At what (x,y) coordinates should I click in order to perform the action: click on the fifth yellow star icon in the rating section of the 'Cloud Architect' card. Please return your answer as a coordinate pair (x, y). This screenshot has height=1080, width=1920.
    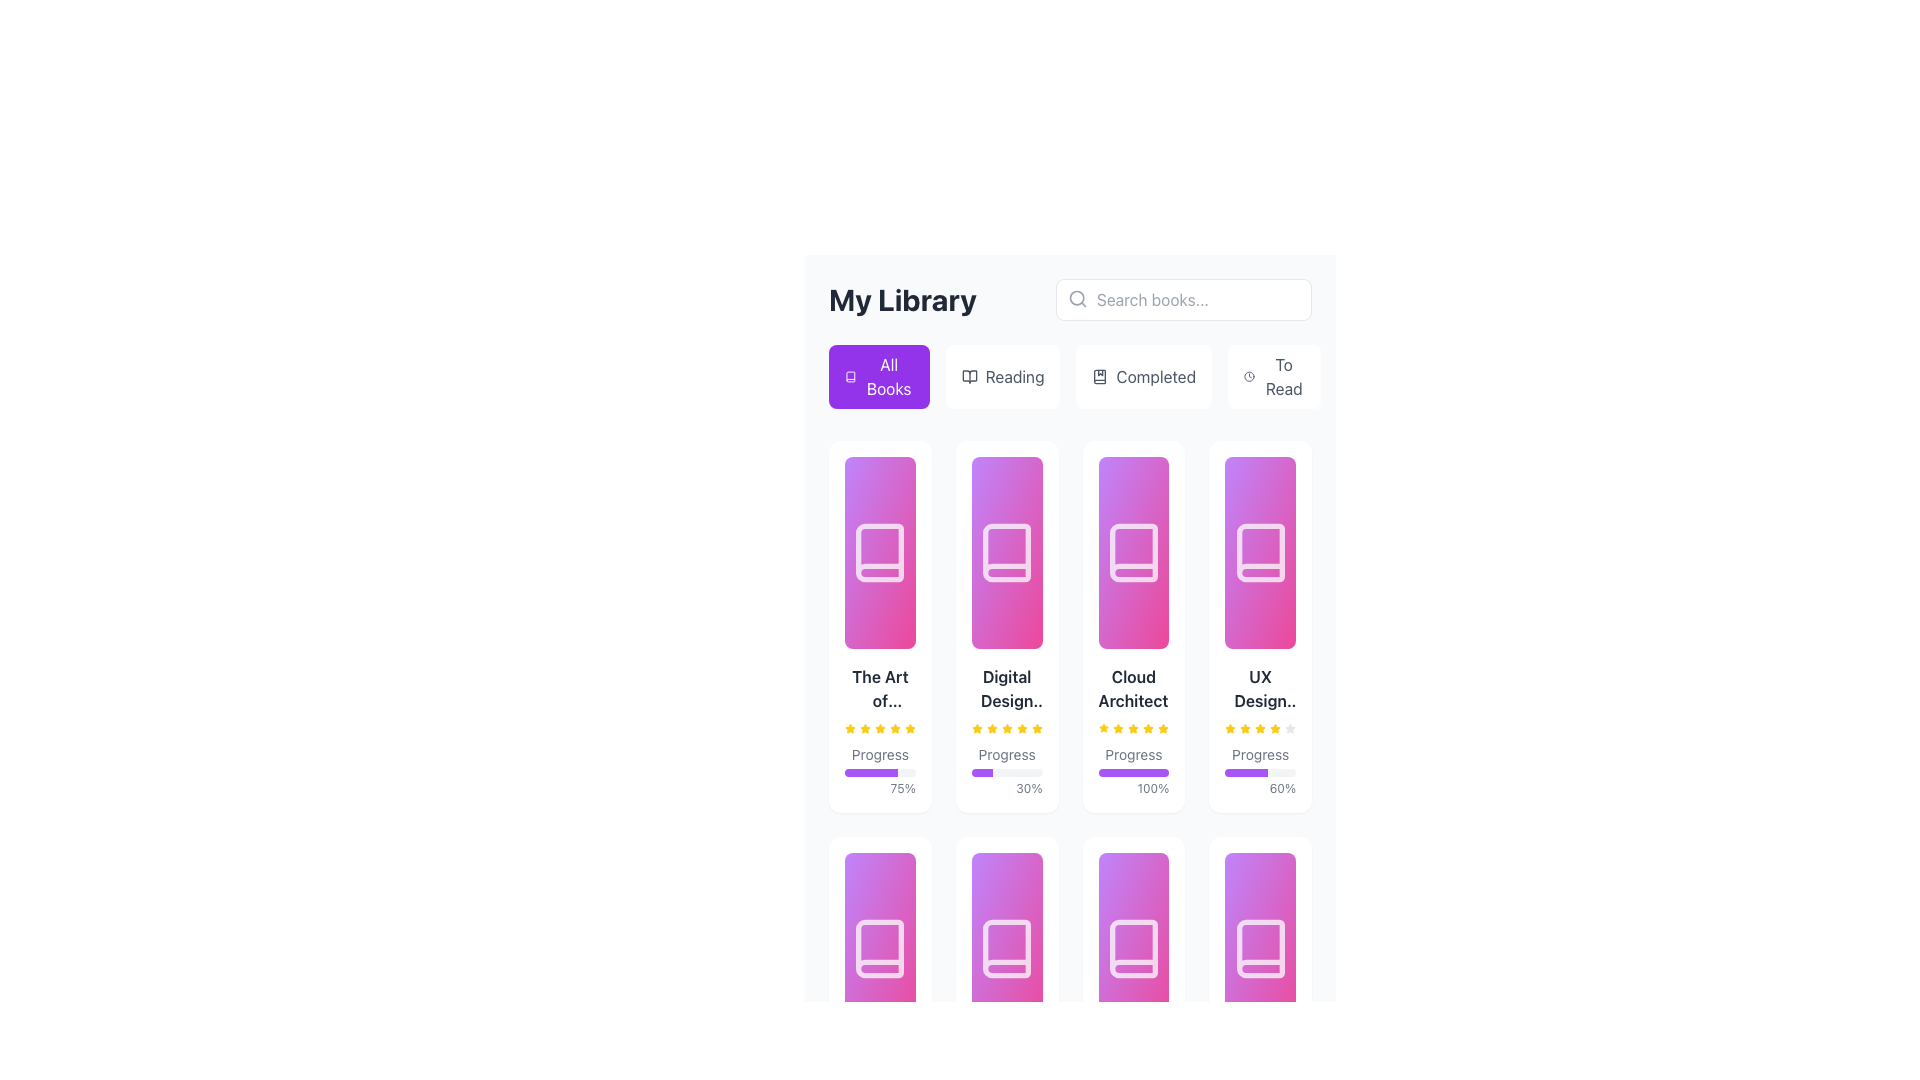
    Looking at the image, I should click on (1163, 729).